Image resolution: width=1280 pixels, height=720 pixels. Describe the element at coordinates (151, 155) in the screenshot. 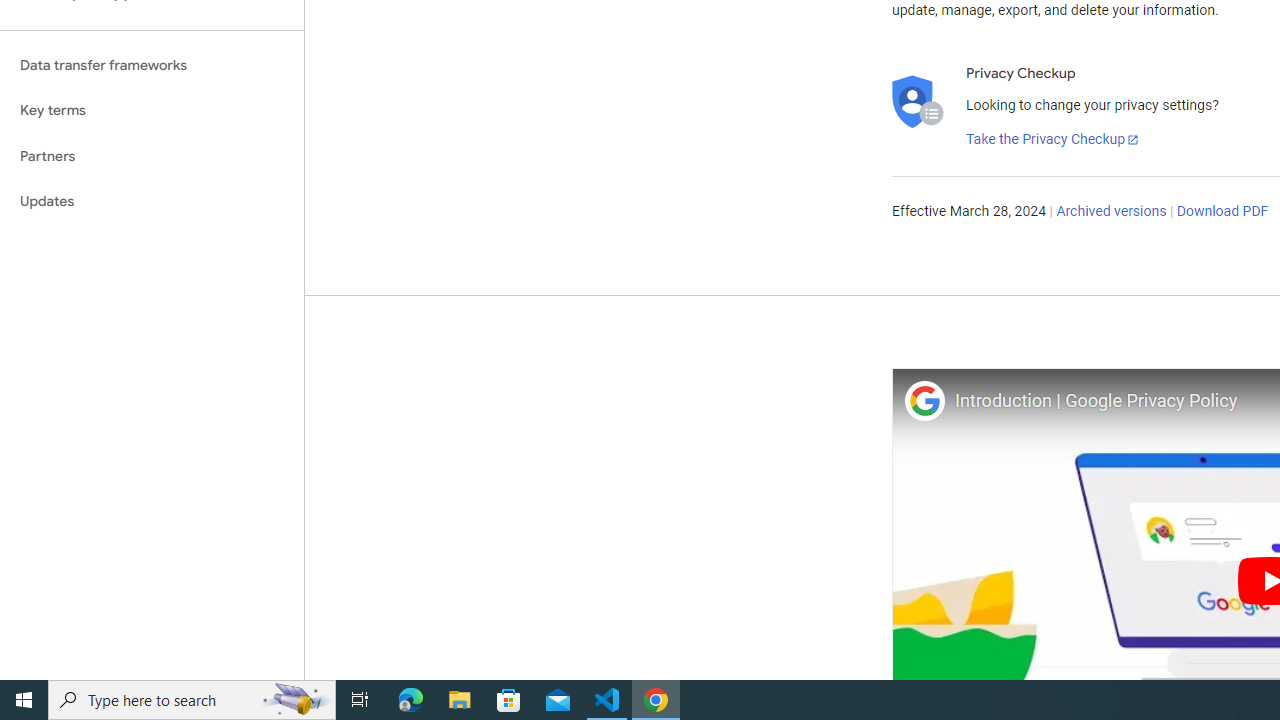

I see `'Partners'` at that location.